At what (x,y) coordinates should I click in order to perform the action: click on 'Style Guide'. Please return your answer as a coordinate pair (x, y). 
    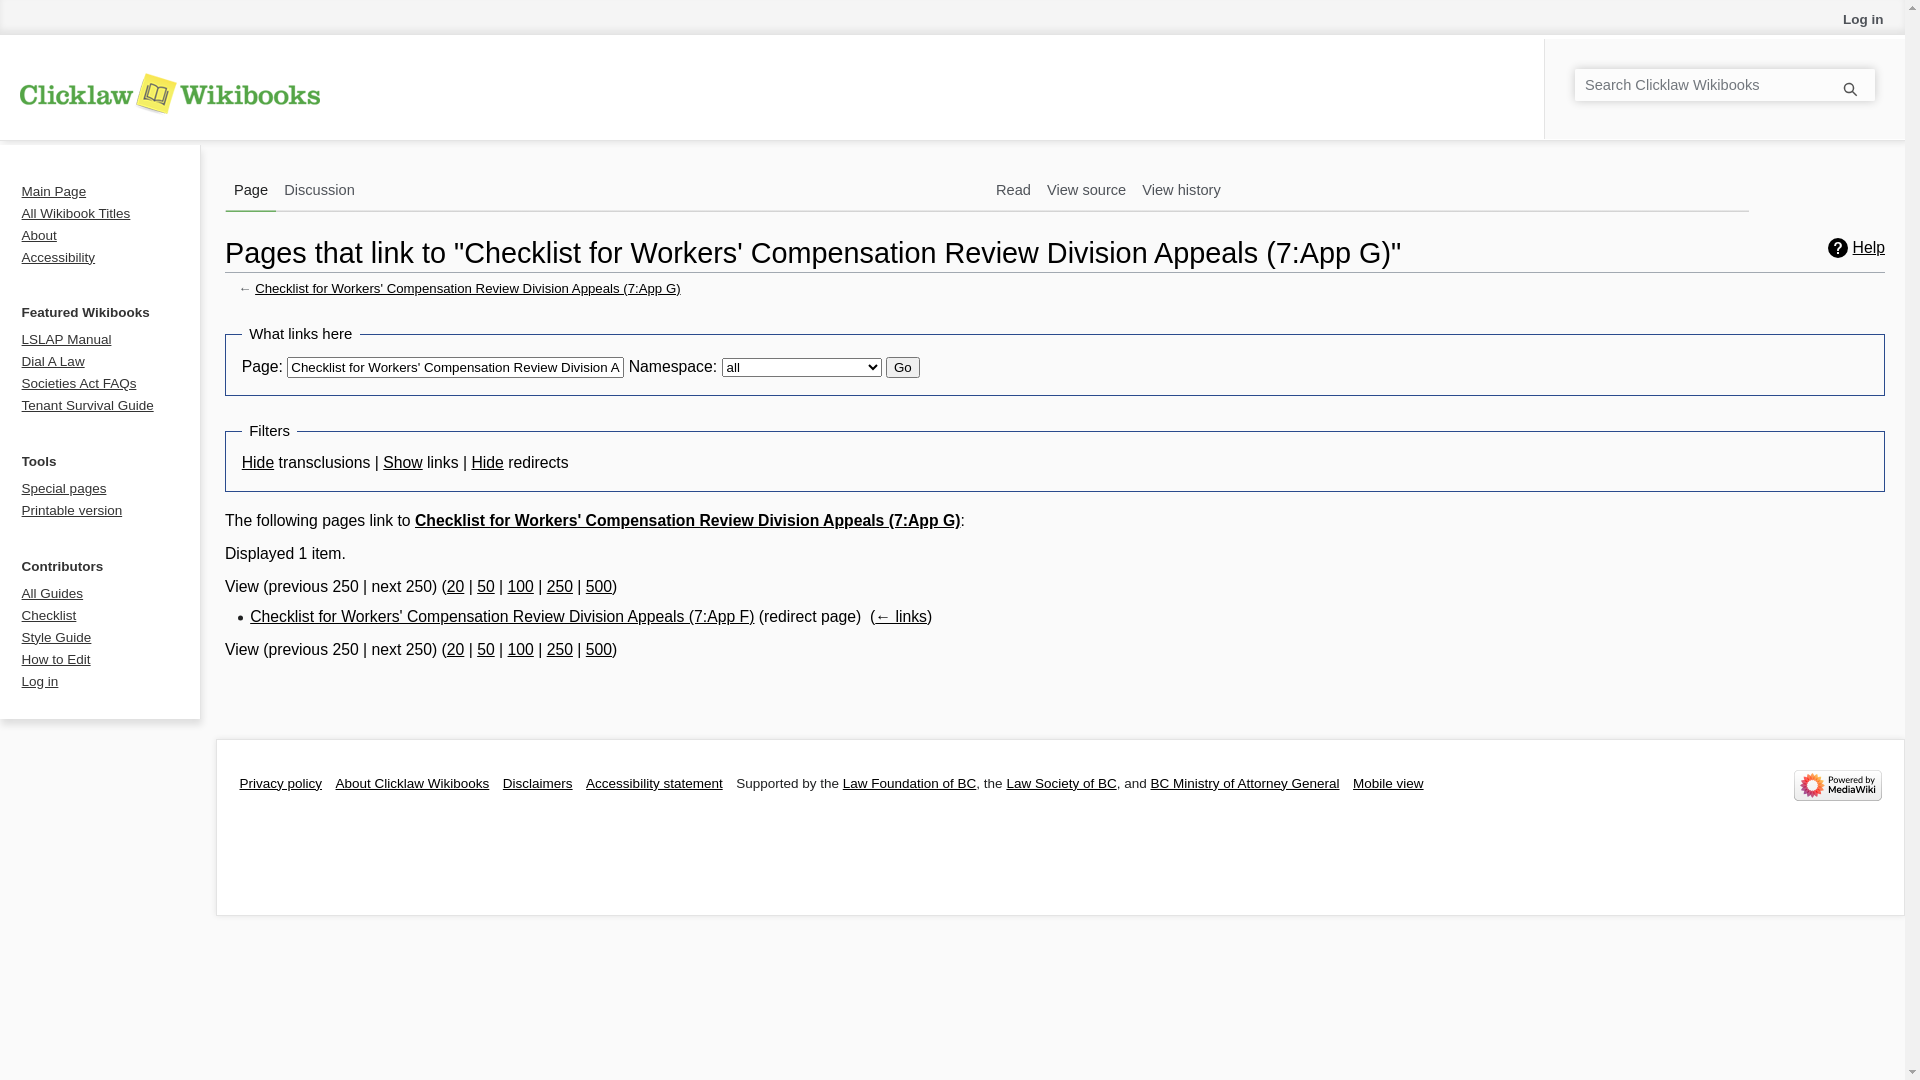
    Looking at the image, I should click on (57, 637).